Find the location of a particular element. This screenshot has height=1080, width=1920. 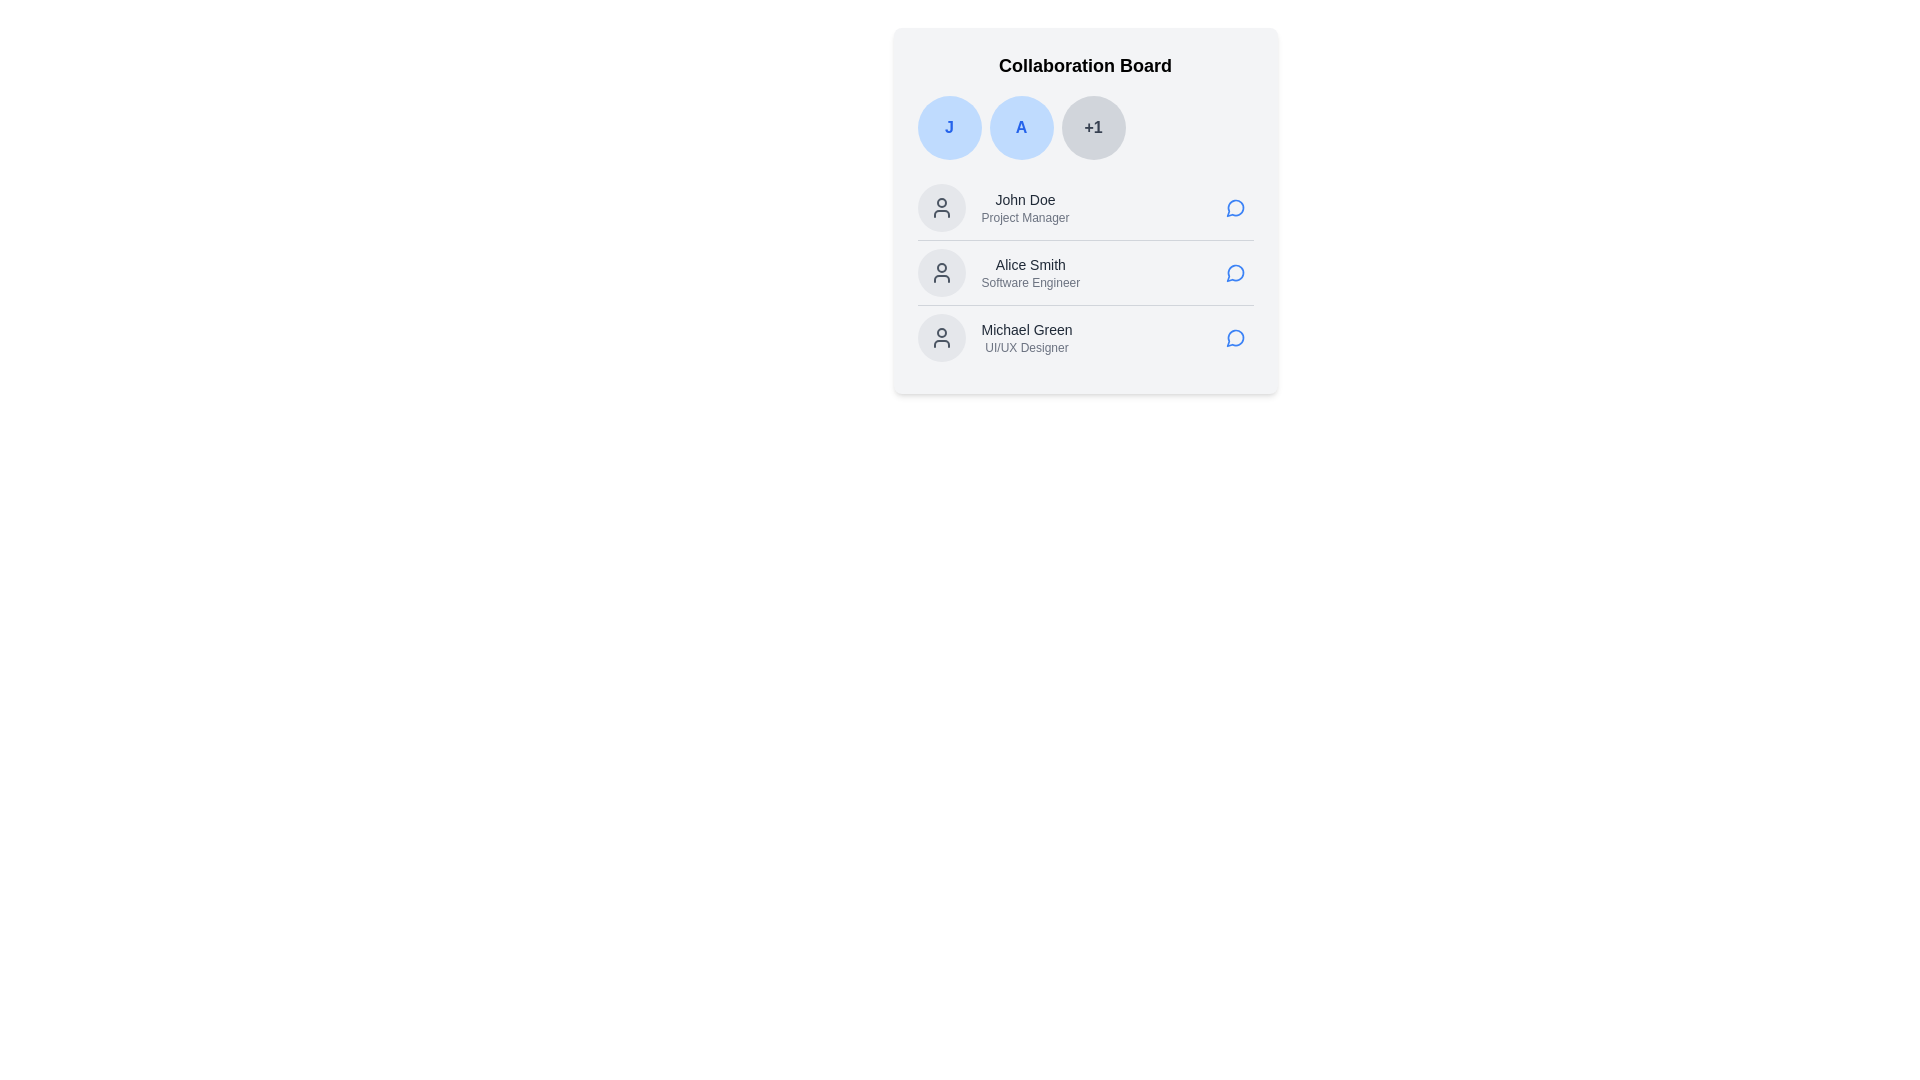

the user avatar element, which is a circular icon with a grey background and a black user avatar silhouette, located in the third row of a collaboration board interface, to the left of 'Michael Green' and aligned with a message button is located at coordinates (940, 337).